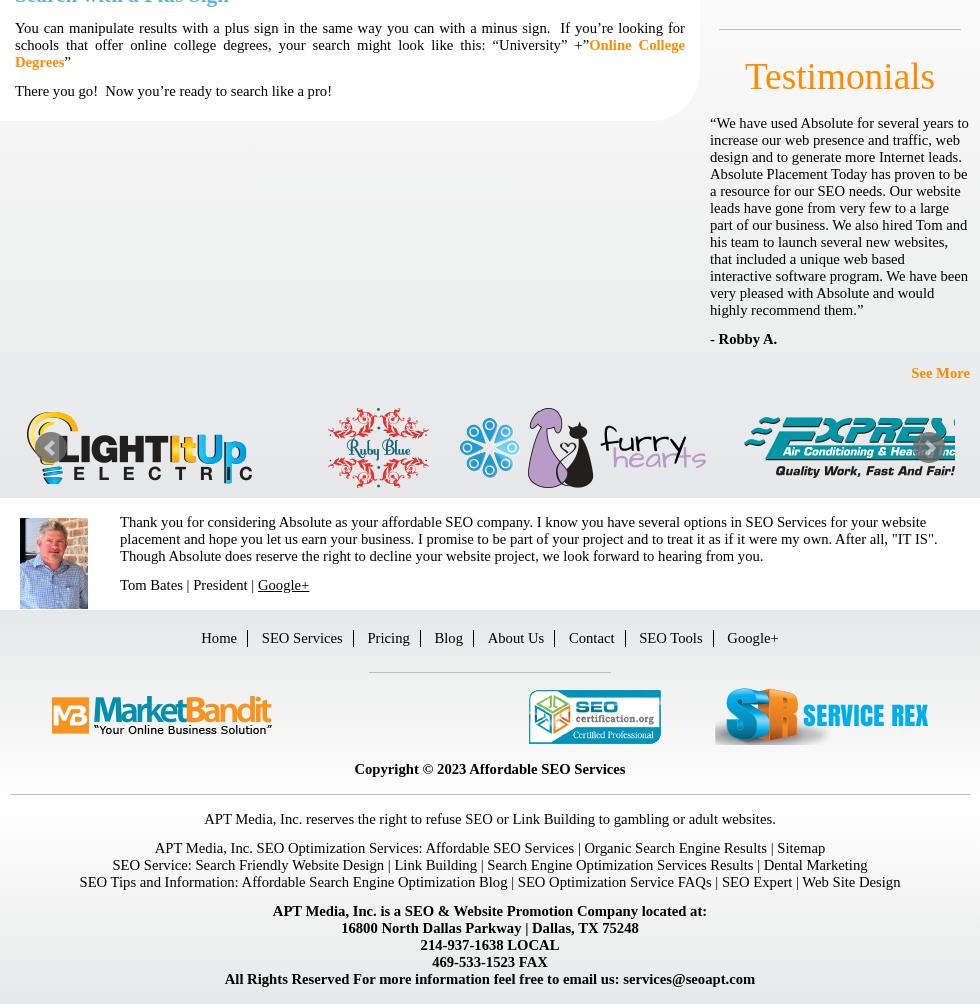 Image resolution: width=980 pixels, height=1004 pixels. I want to click on 'Testimonials', so click(839, 76).